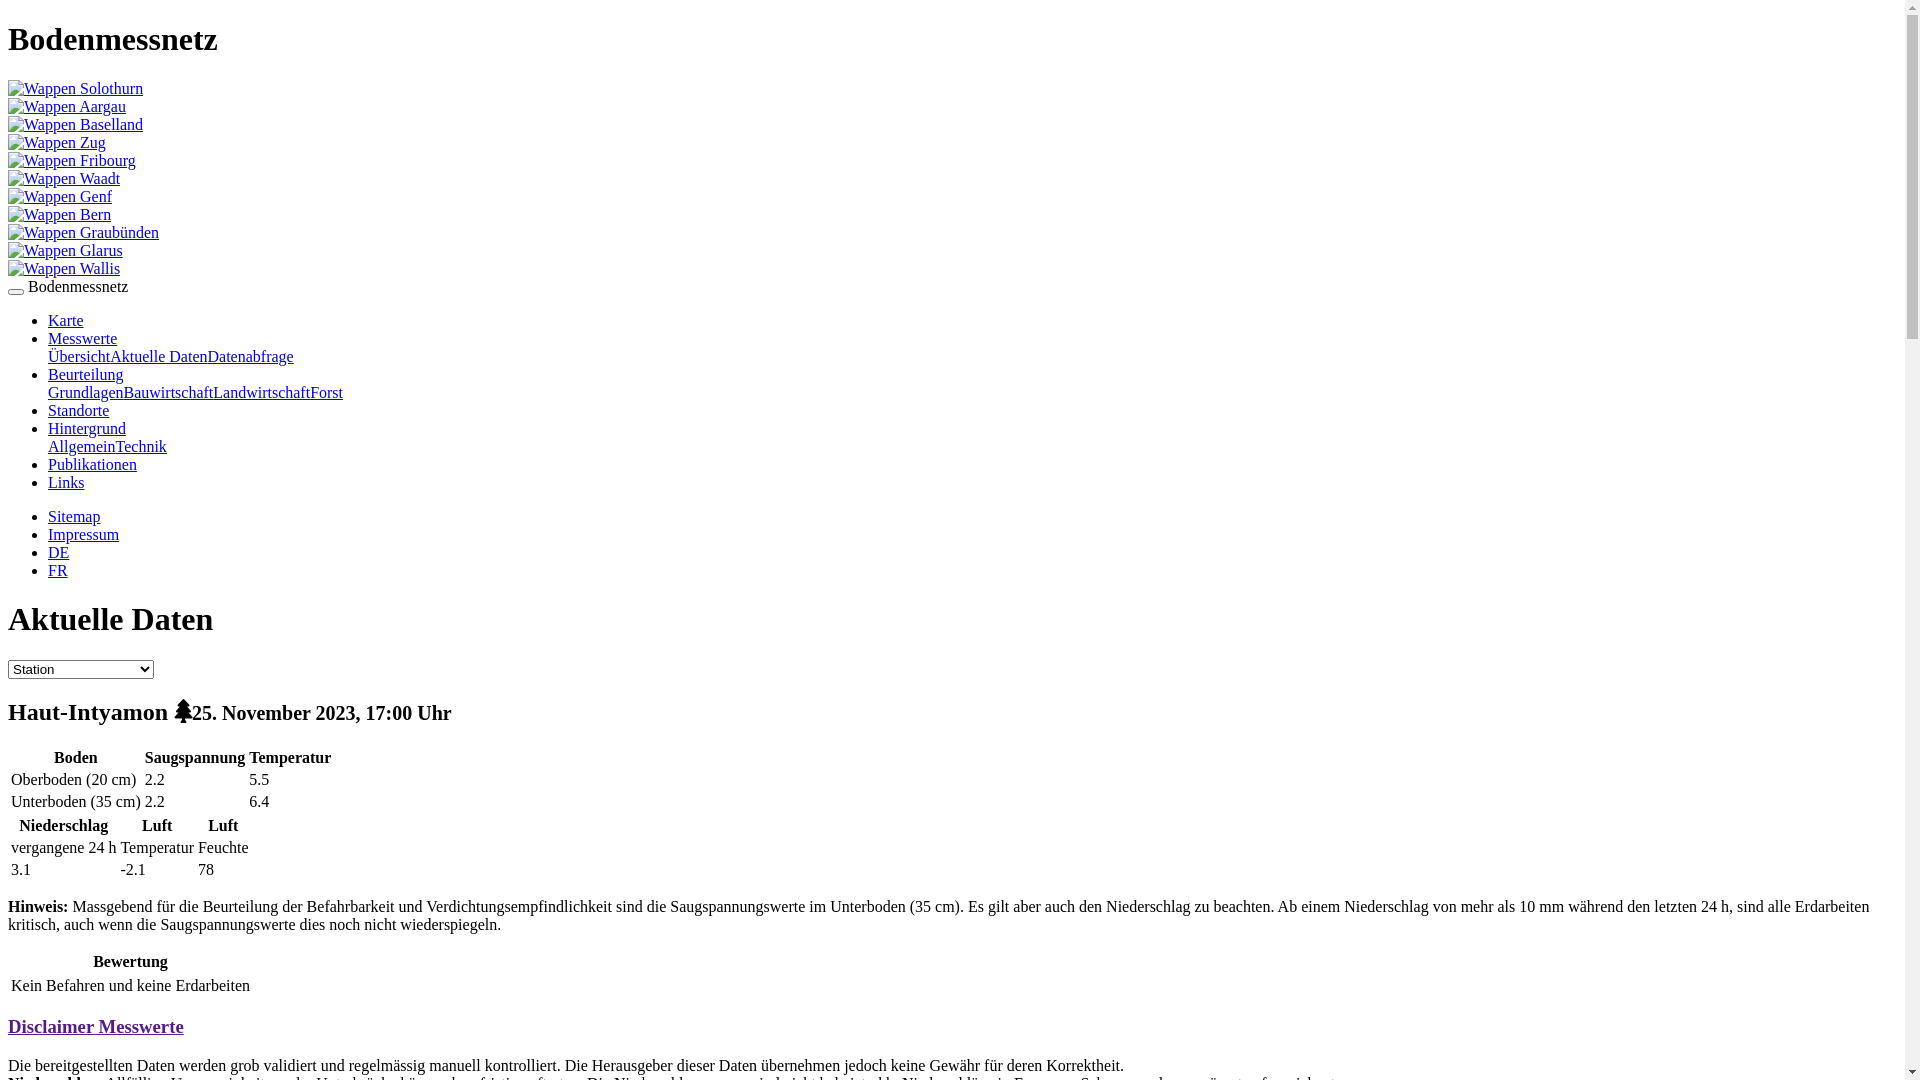  What do you see at coordinates (249, 355) in the screenshot?
I see `'Datenabfrage'` at bounding box center [249, 355].